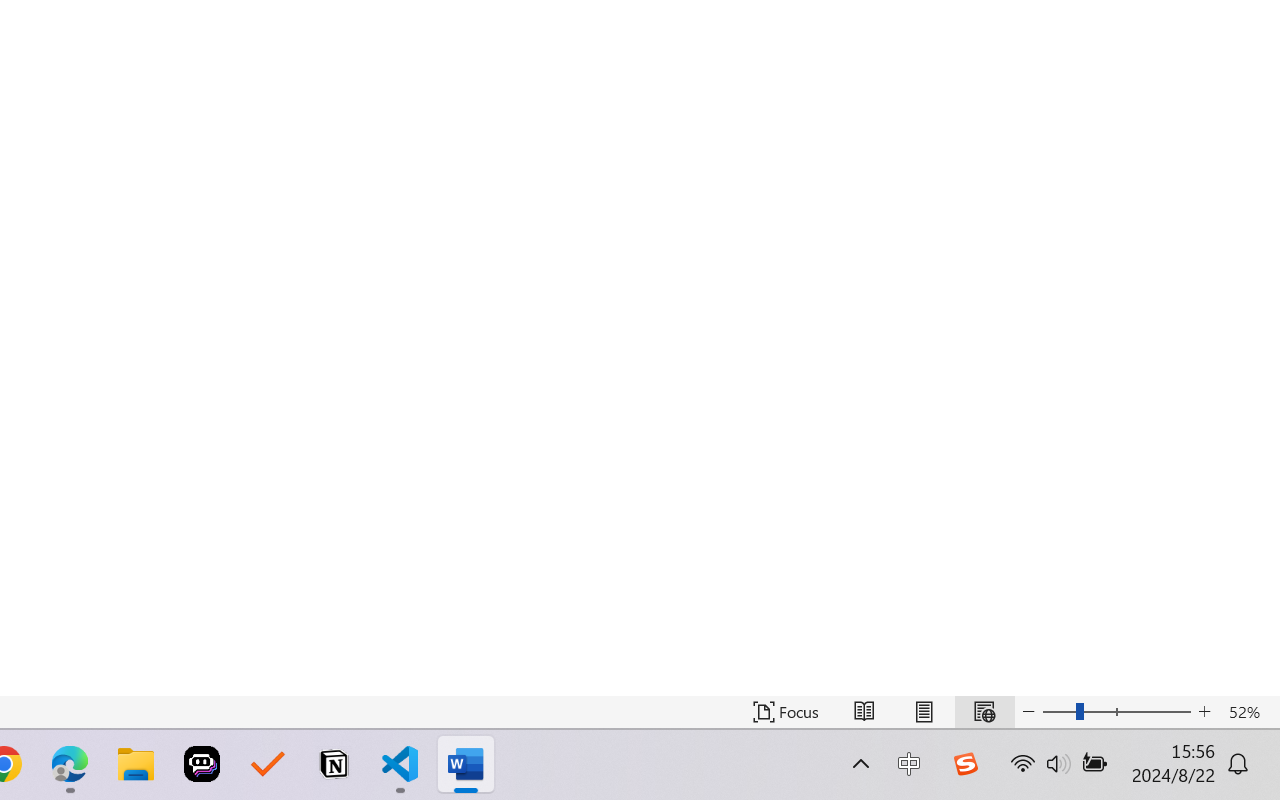  I want to click on 'Zoom', so click(1115, 711).